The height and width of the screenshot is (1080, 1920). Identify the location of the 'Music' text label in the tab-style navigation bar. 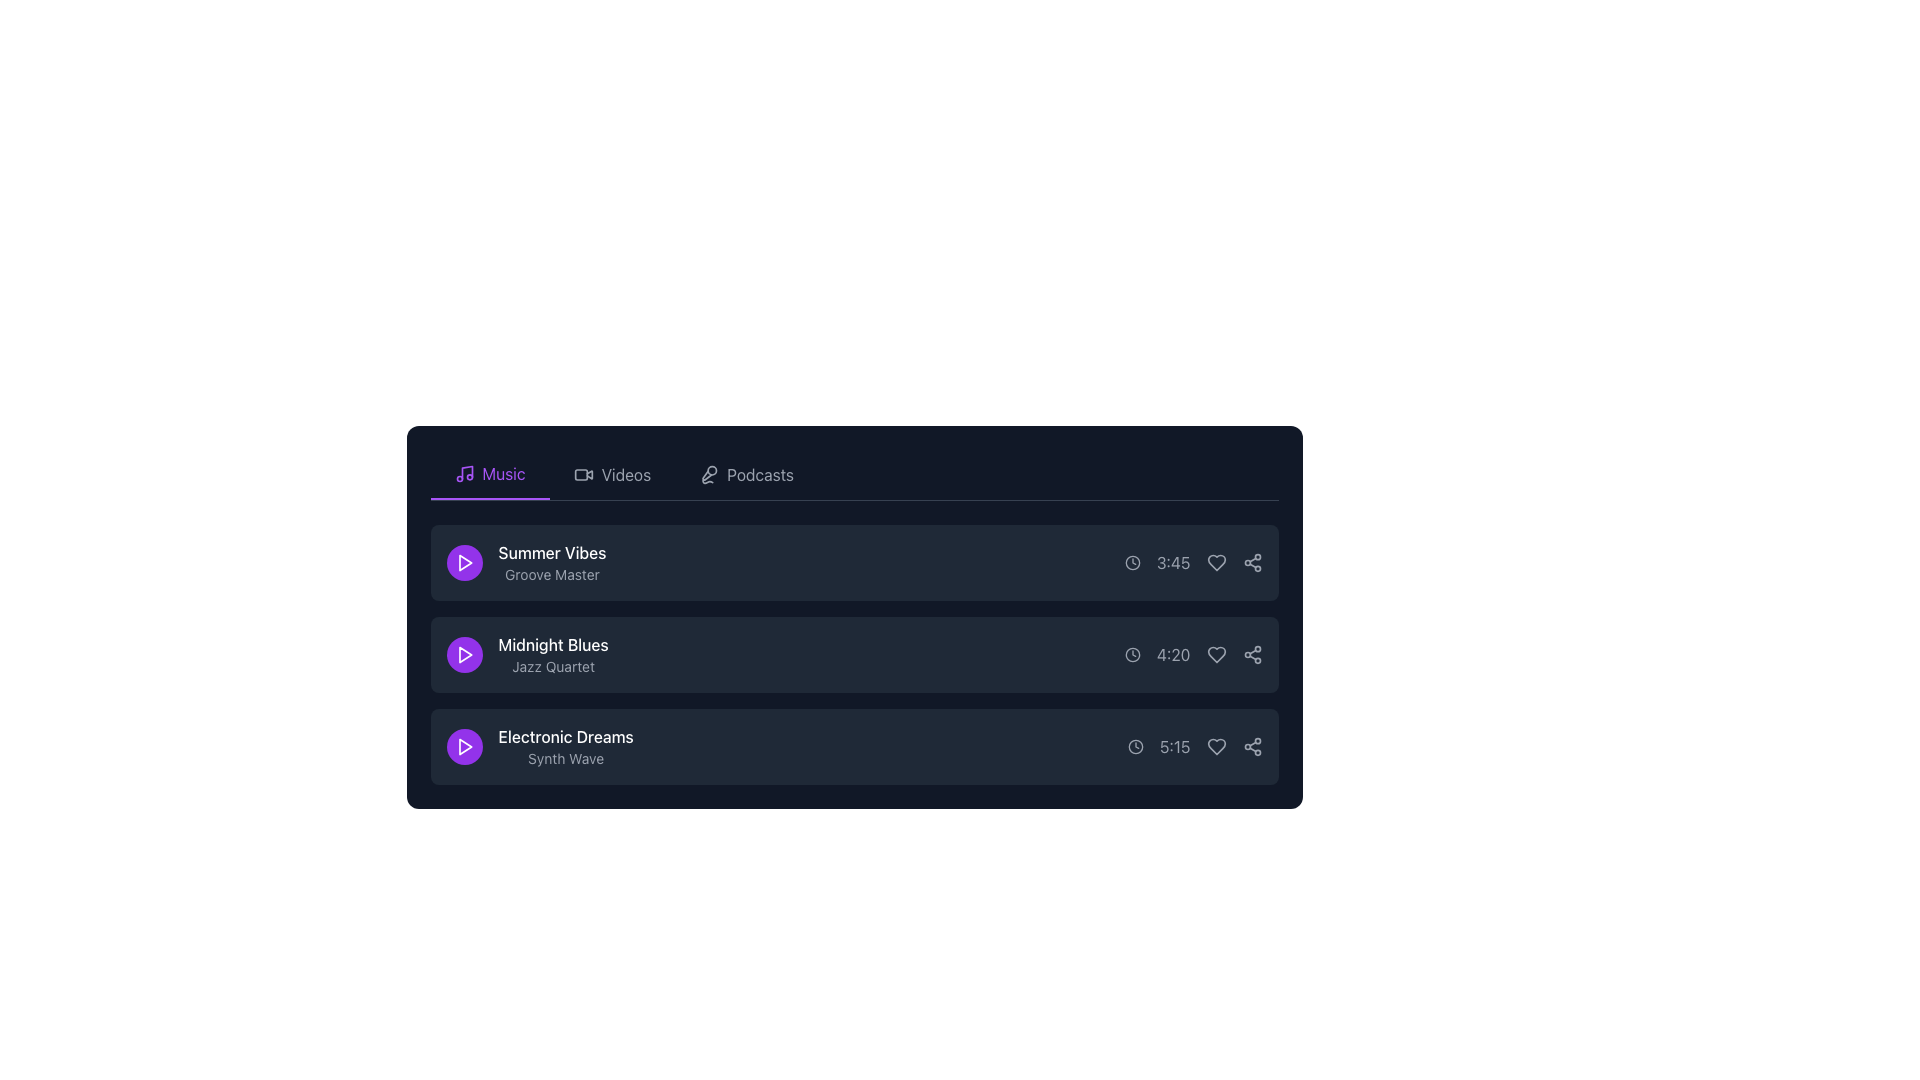
(504, 474).